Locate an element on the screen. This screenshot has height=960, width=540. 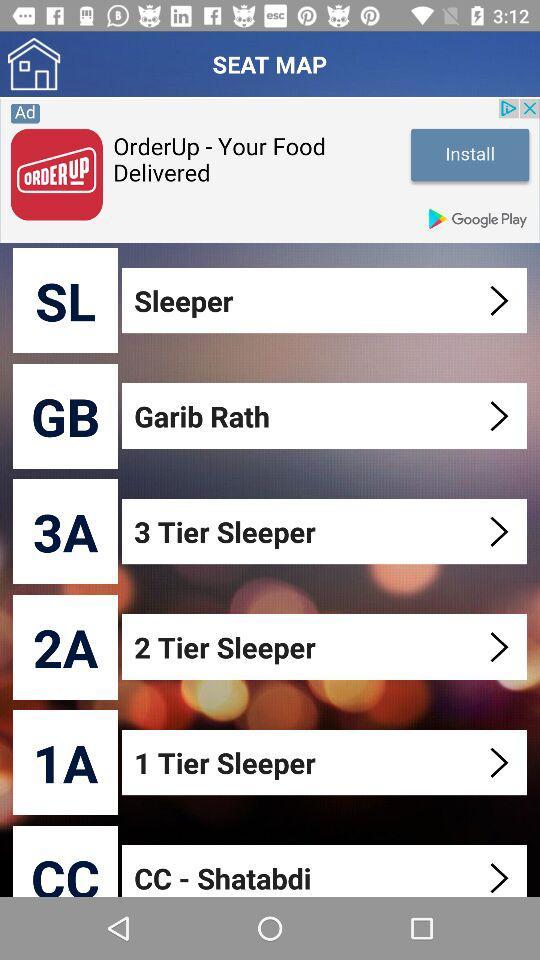
sl item is located at coordinates (65, 299).